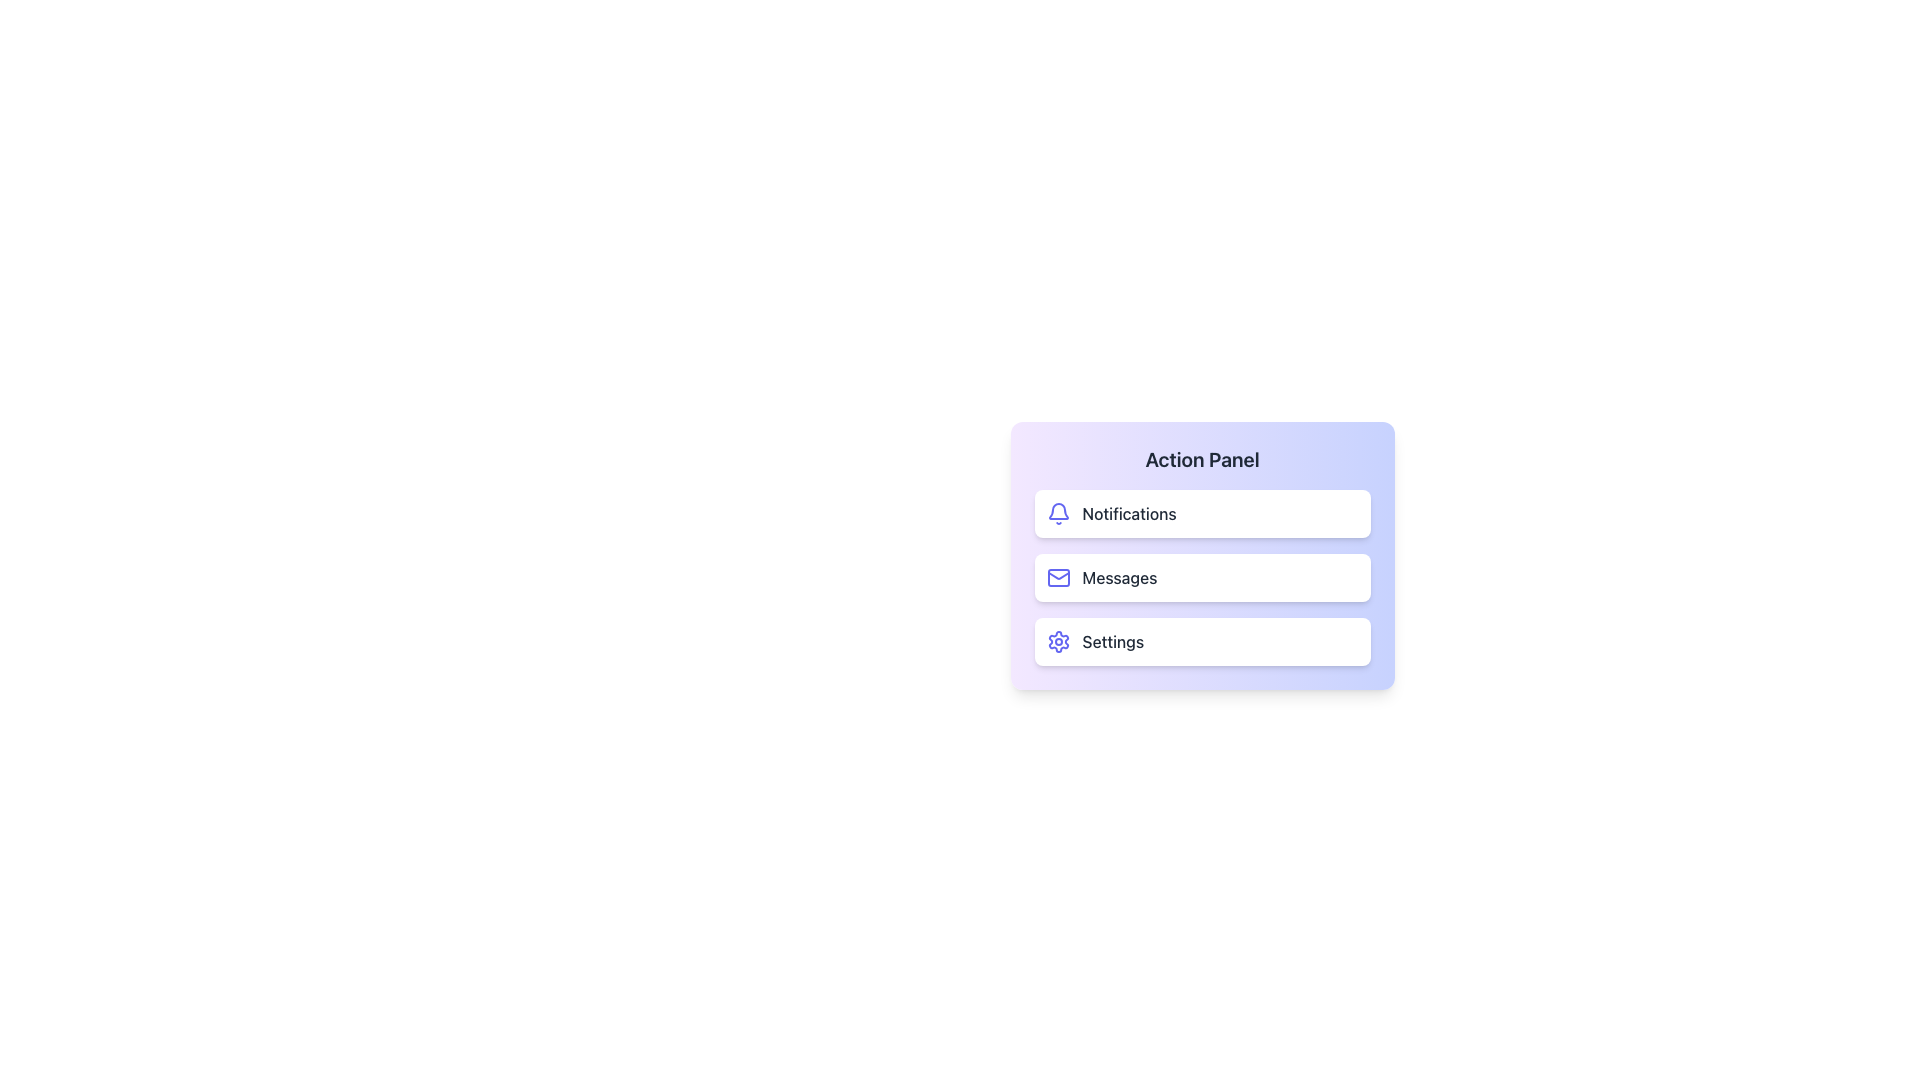  Describe the element at coordinates (1201, 459) in the screenshot. I see `the 'Action Panel' text label, which is styled with a bold typeface and is centered above the buttons 'Notifications', 'Messages', and 'Settings'` at that location.